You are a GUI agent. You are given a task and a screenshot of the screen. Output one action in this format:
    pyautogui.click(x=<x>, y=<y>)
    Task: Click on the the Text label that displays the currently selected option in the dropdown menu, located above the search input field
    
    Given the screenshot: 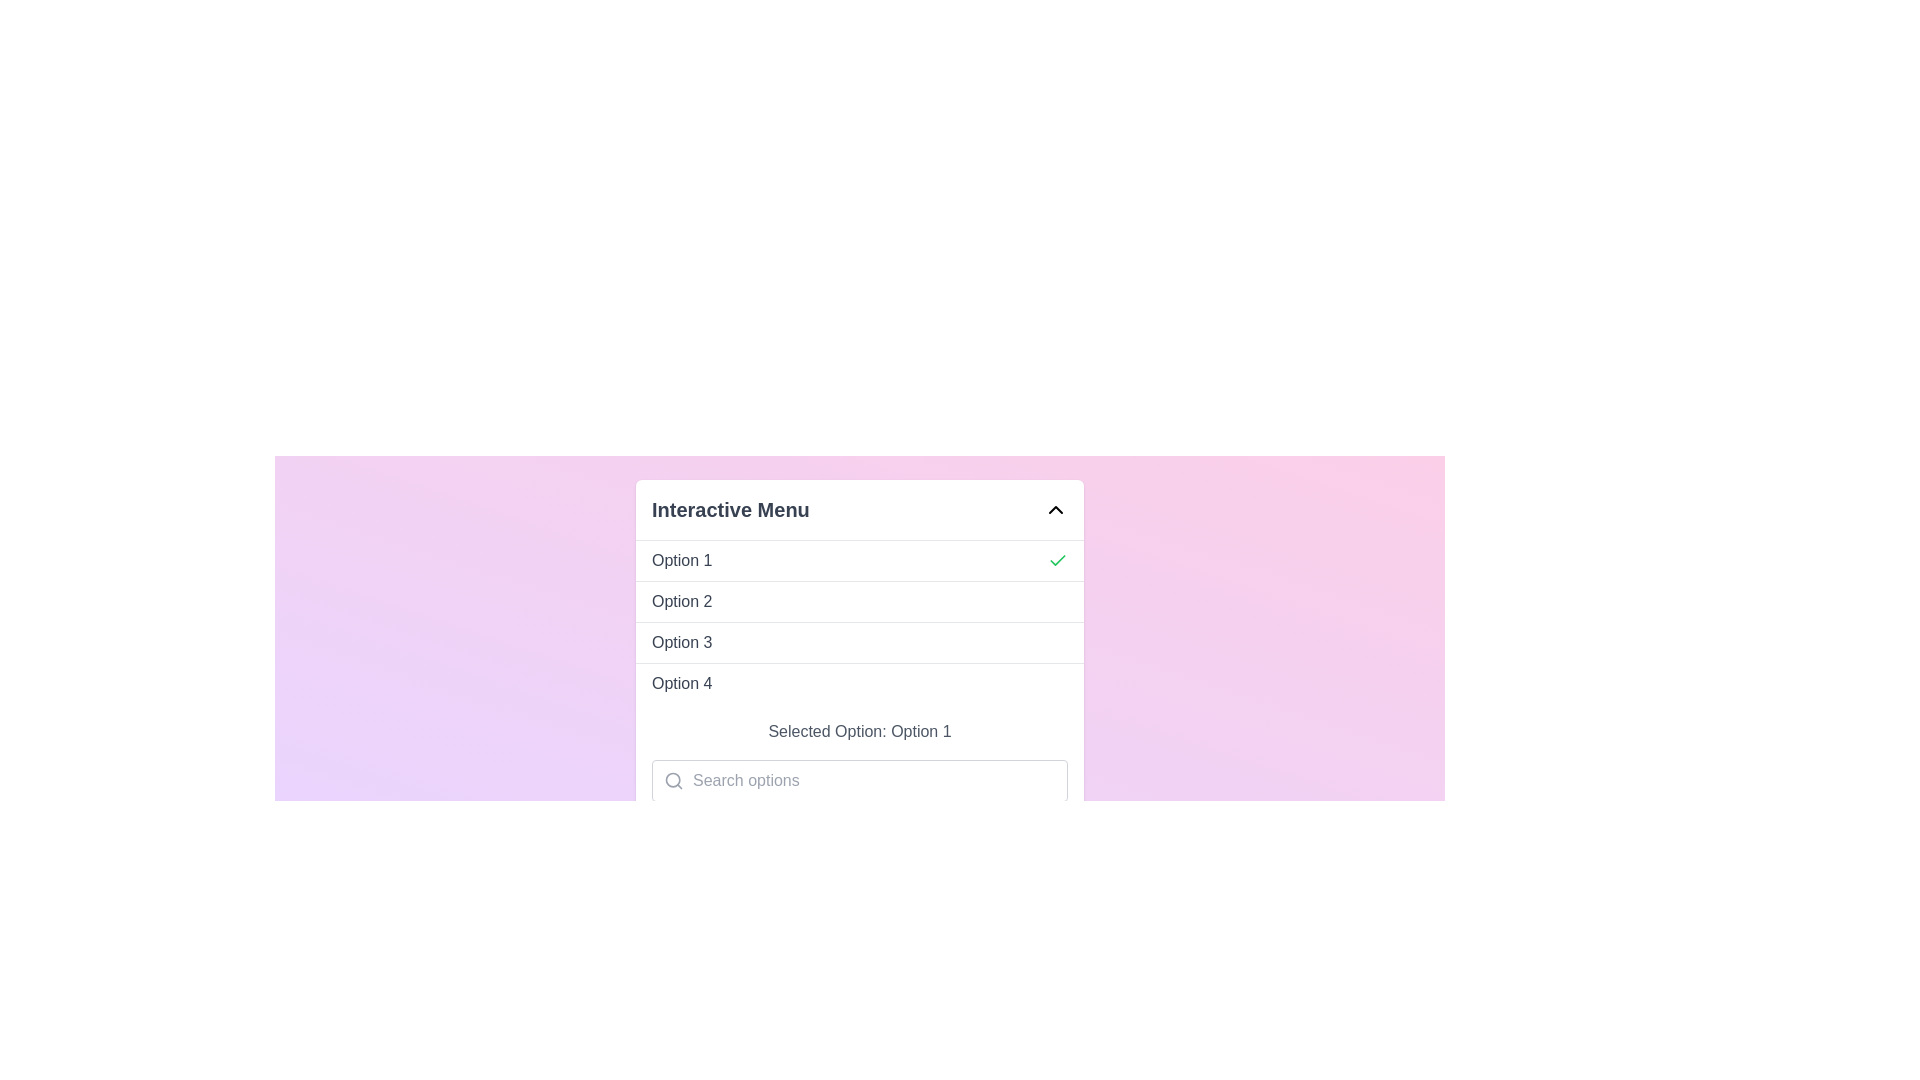 What is the action you would take?
    pyautogui.click(x=859, y=732)
    